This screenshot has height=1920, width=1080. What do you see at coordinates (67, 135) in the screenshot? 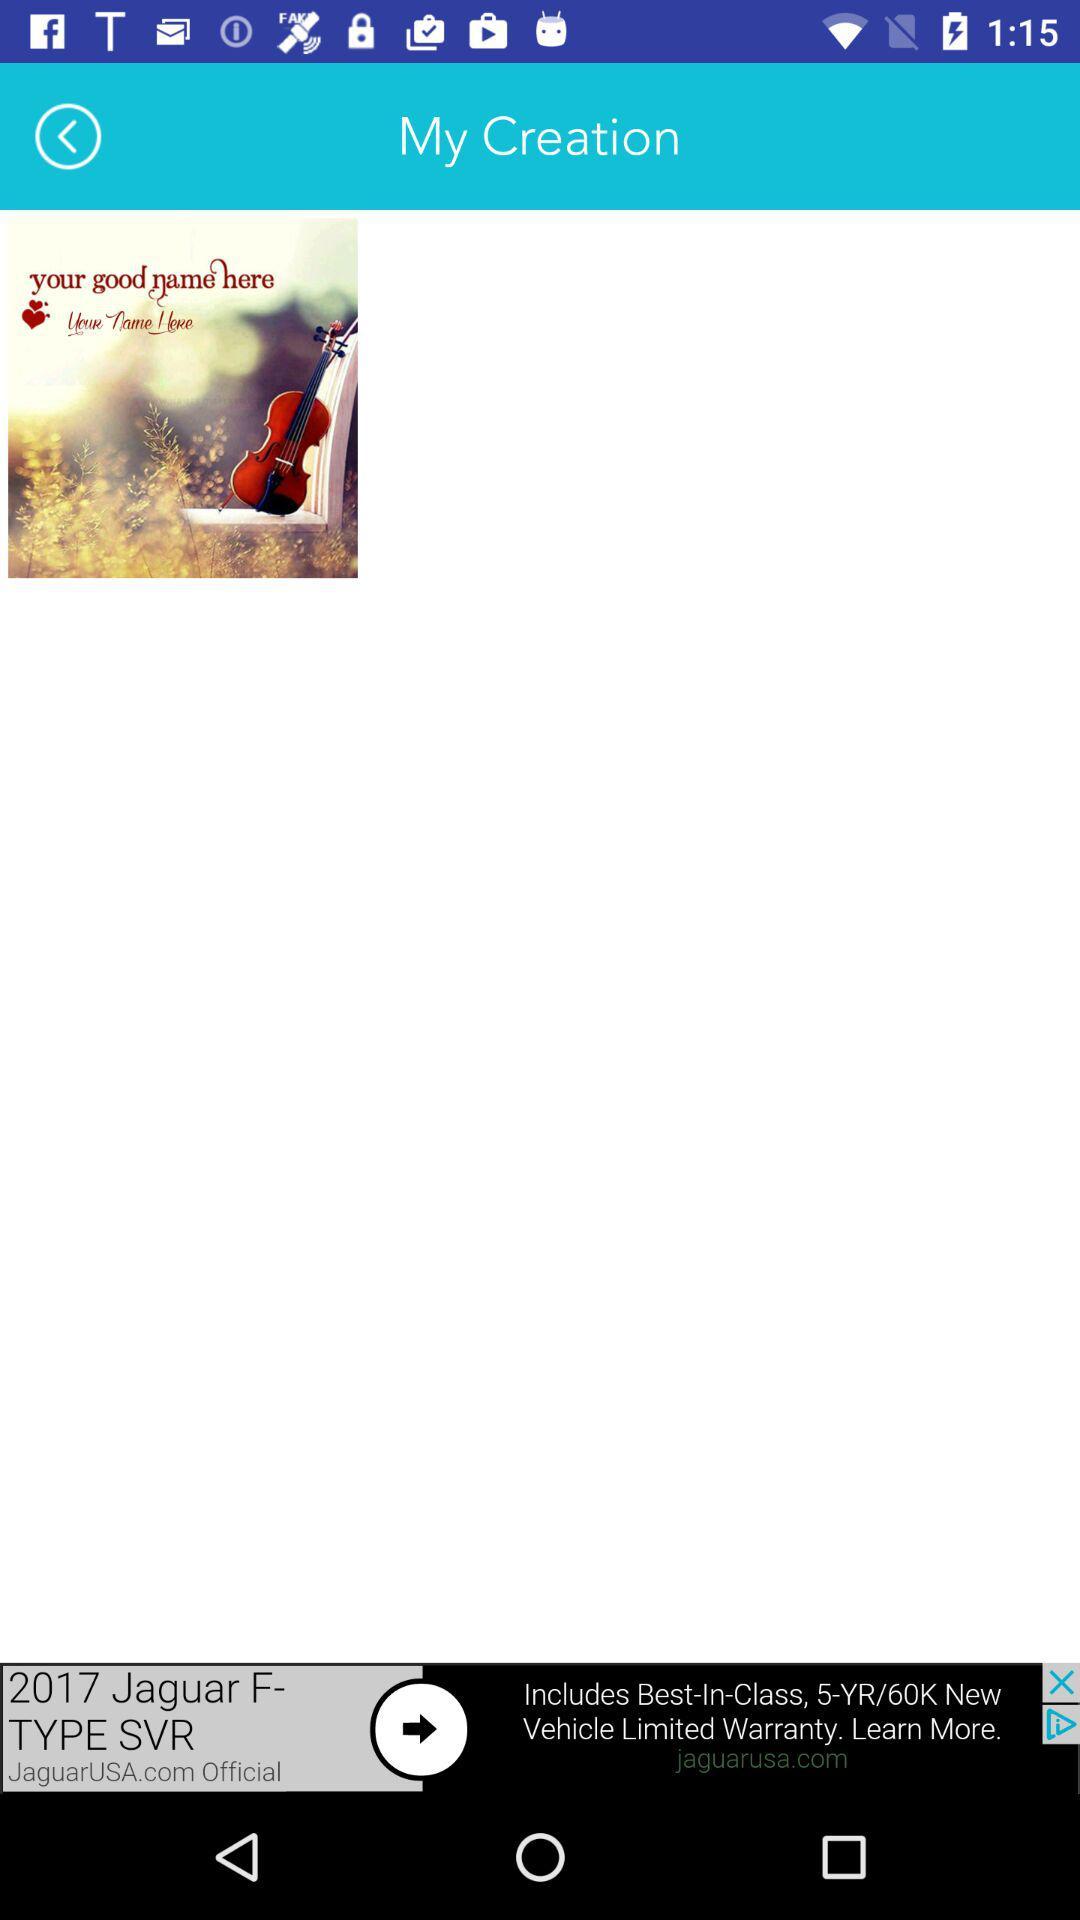
I see `the arrow_backward icon` at bounding box center [67, 135].